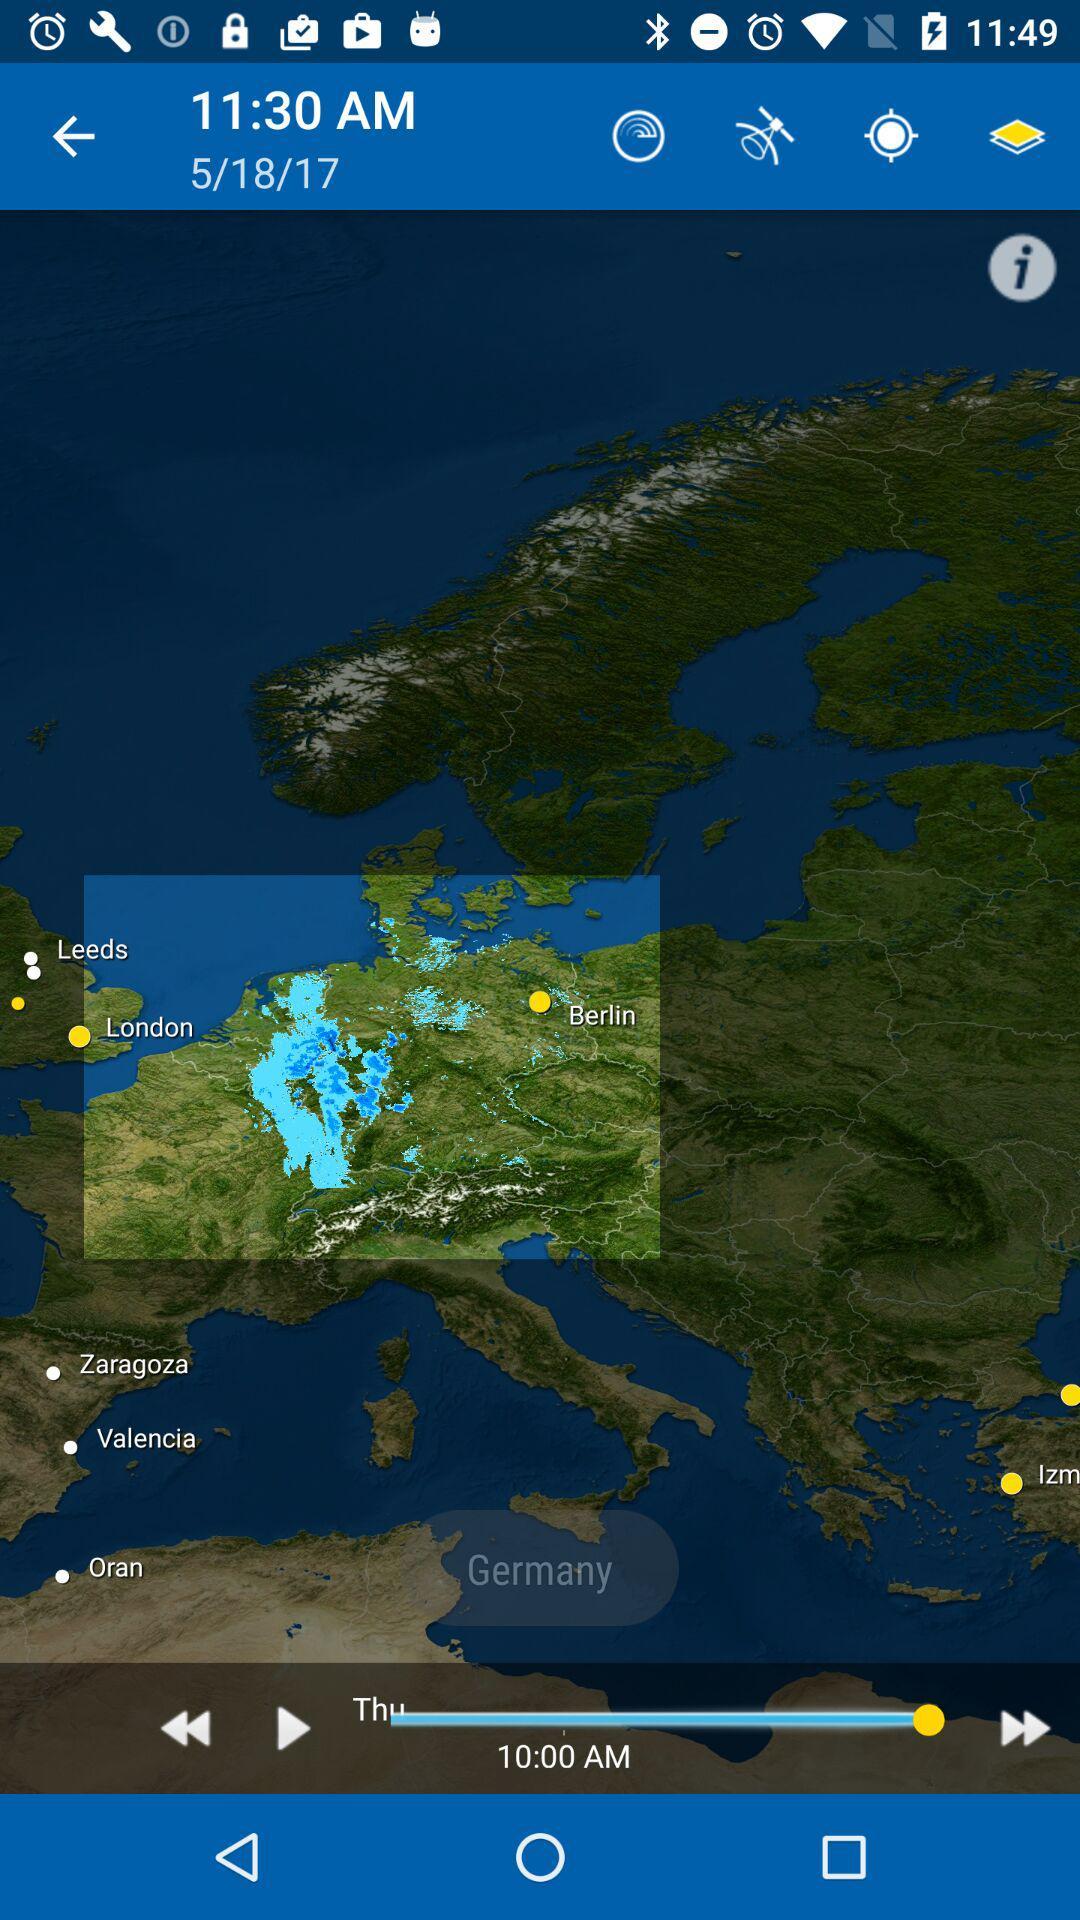  Describe the element at coordinates (639, 135) in the screenshot. I see `icon next to 11:30 am item` at that location.